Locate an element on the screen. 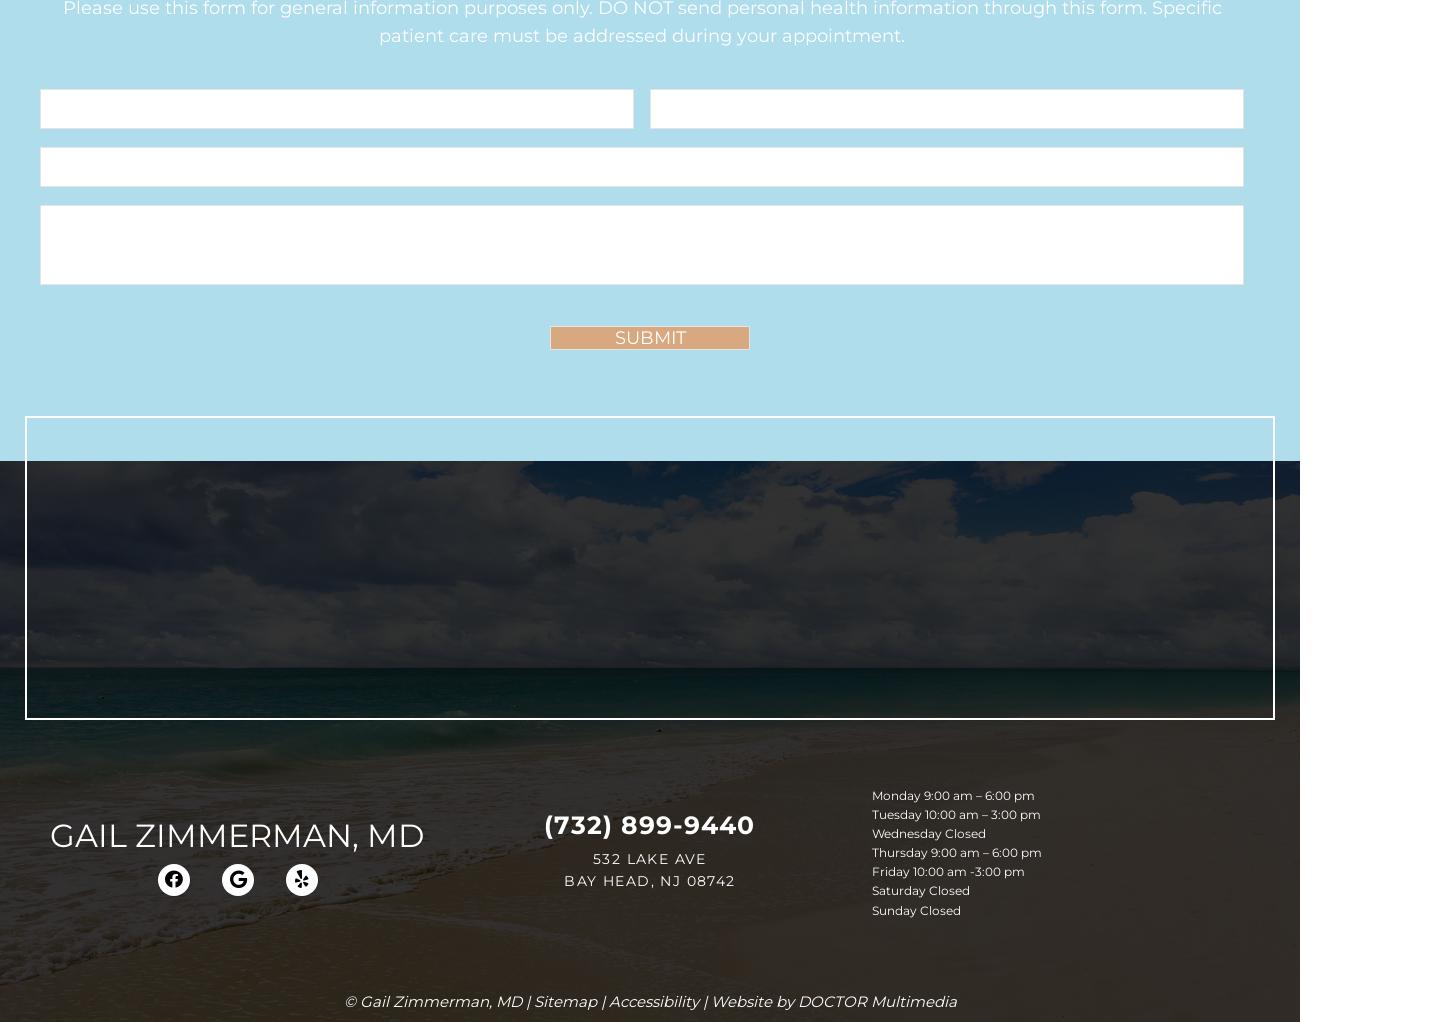  'Sunday Closed' is located at coordinates (914, 908).